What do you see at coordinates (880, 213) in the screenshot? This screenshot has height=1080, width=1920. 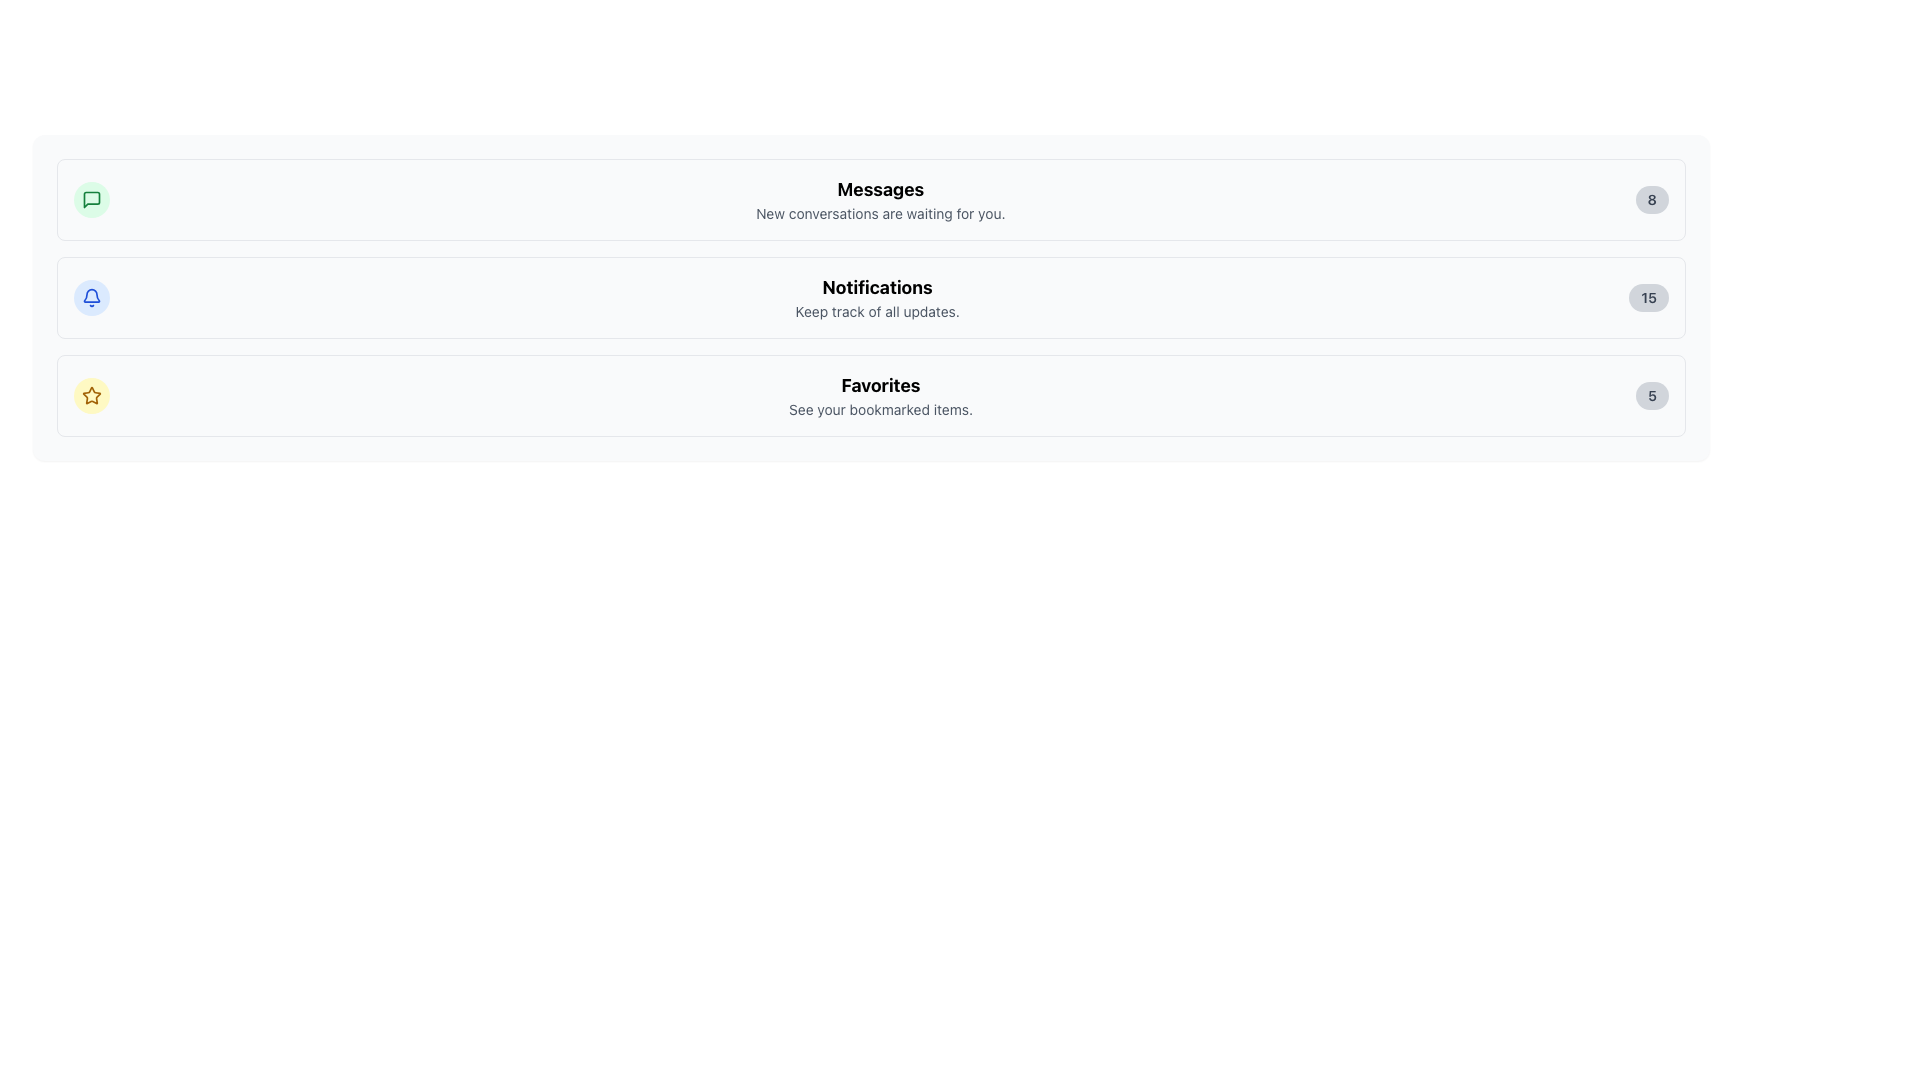 I see `the text label that says 'New conversations are waiting for you,' which is styled in a smaller gray font and located directly below the 'Messages' heading` at bounding box center [880, 213].